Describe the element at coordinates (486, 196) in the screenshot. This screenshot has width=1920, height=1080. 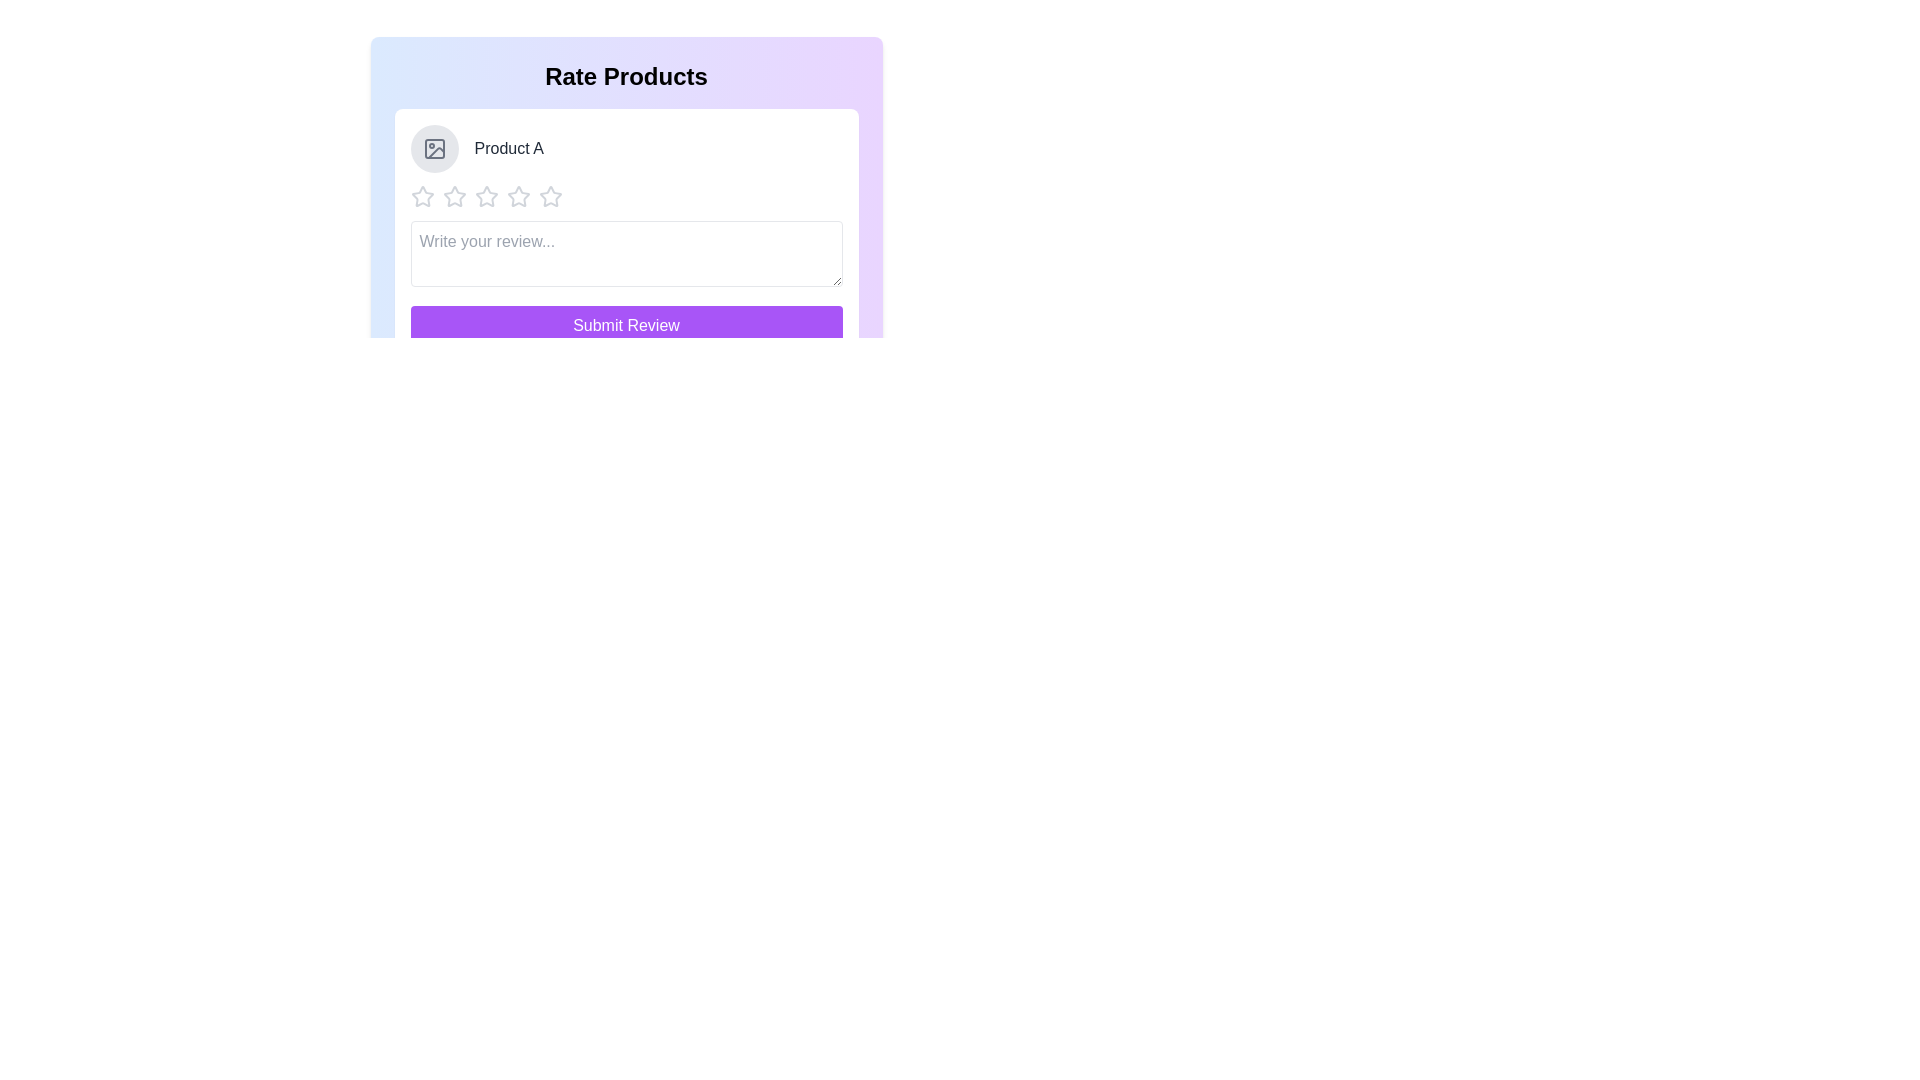
I see `the star corresponding to the desired rating 3` at that location.